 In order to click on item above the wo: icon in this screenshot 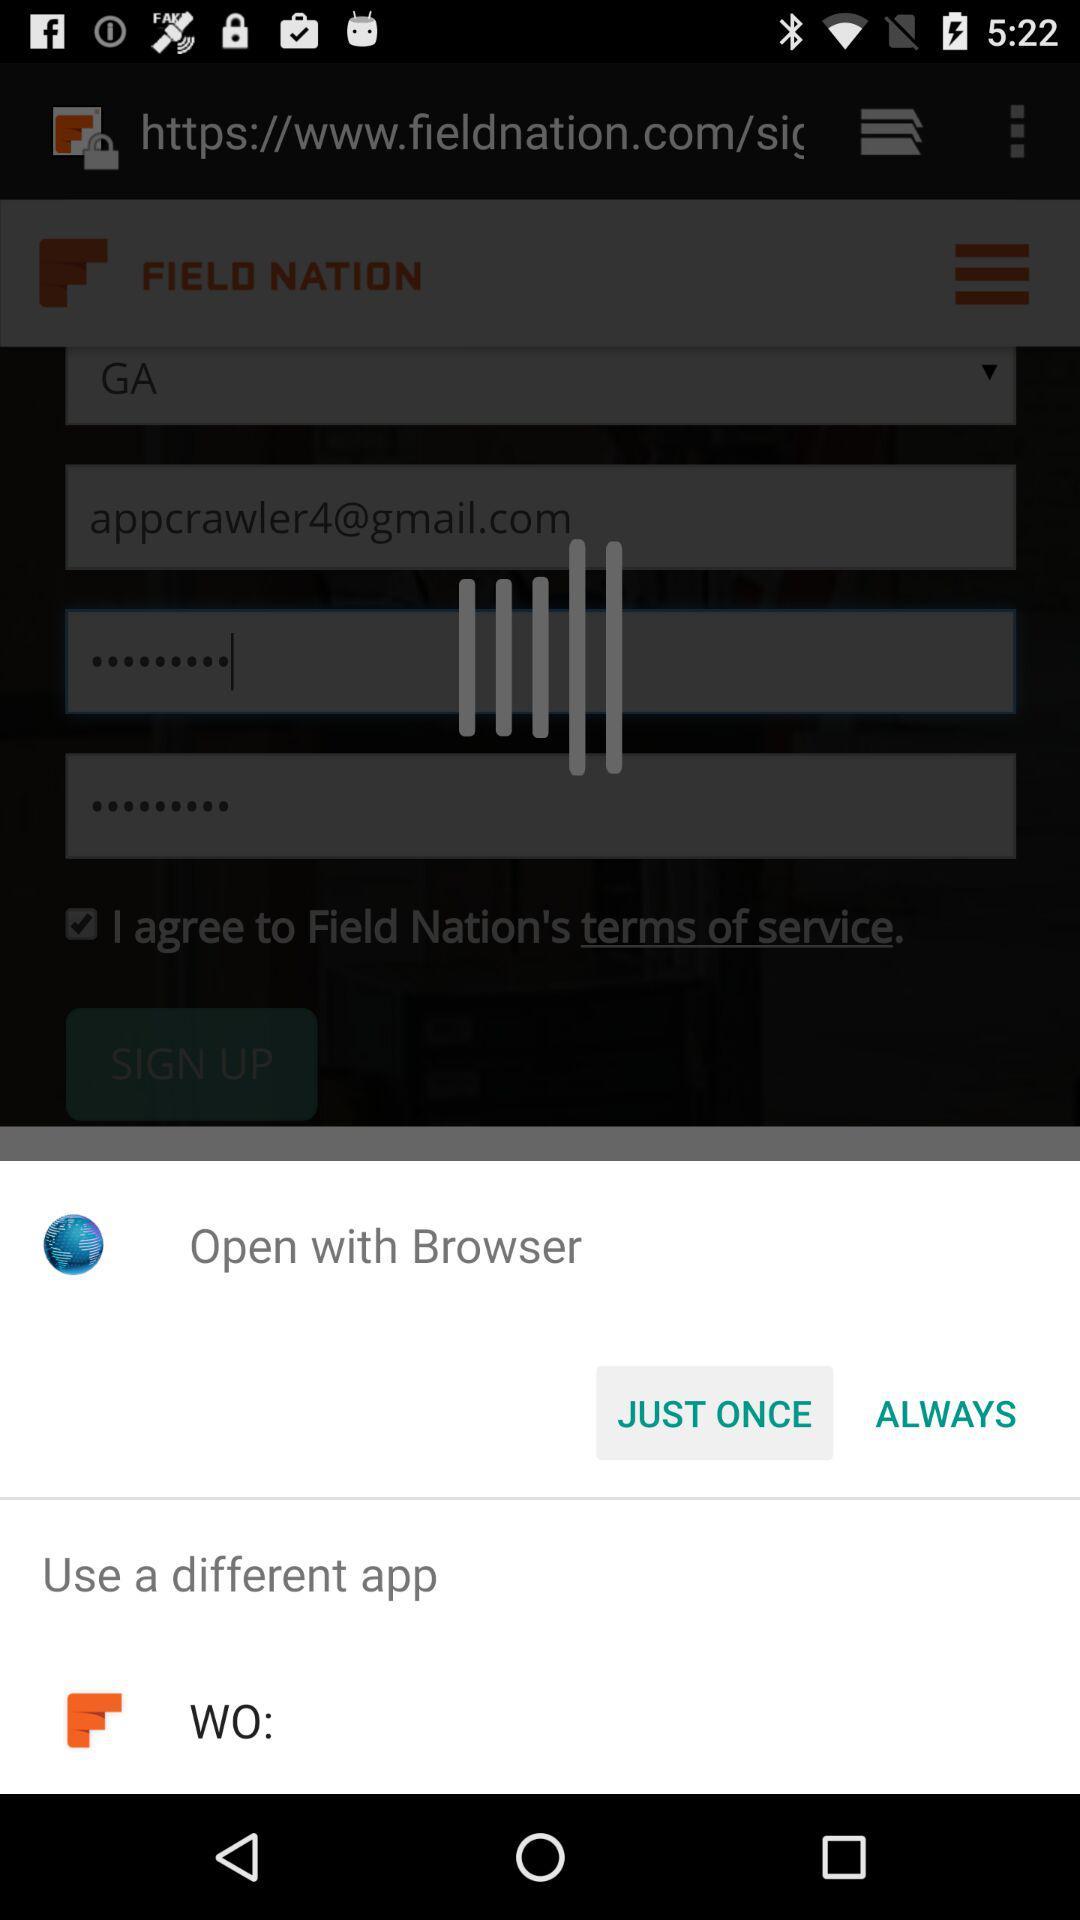, I will do `click(540, 1572)`.